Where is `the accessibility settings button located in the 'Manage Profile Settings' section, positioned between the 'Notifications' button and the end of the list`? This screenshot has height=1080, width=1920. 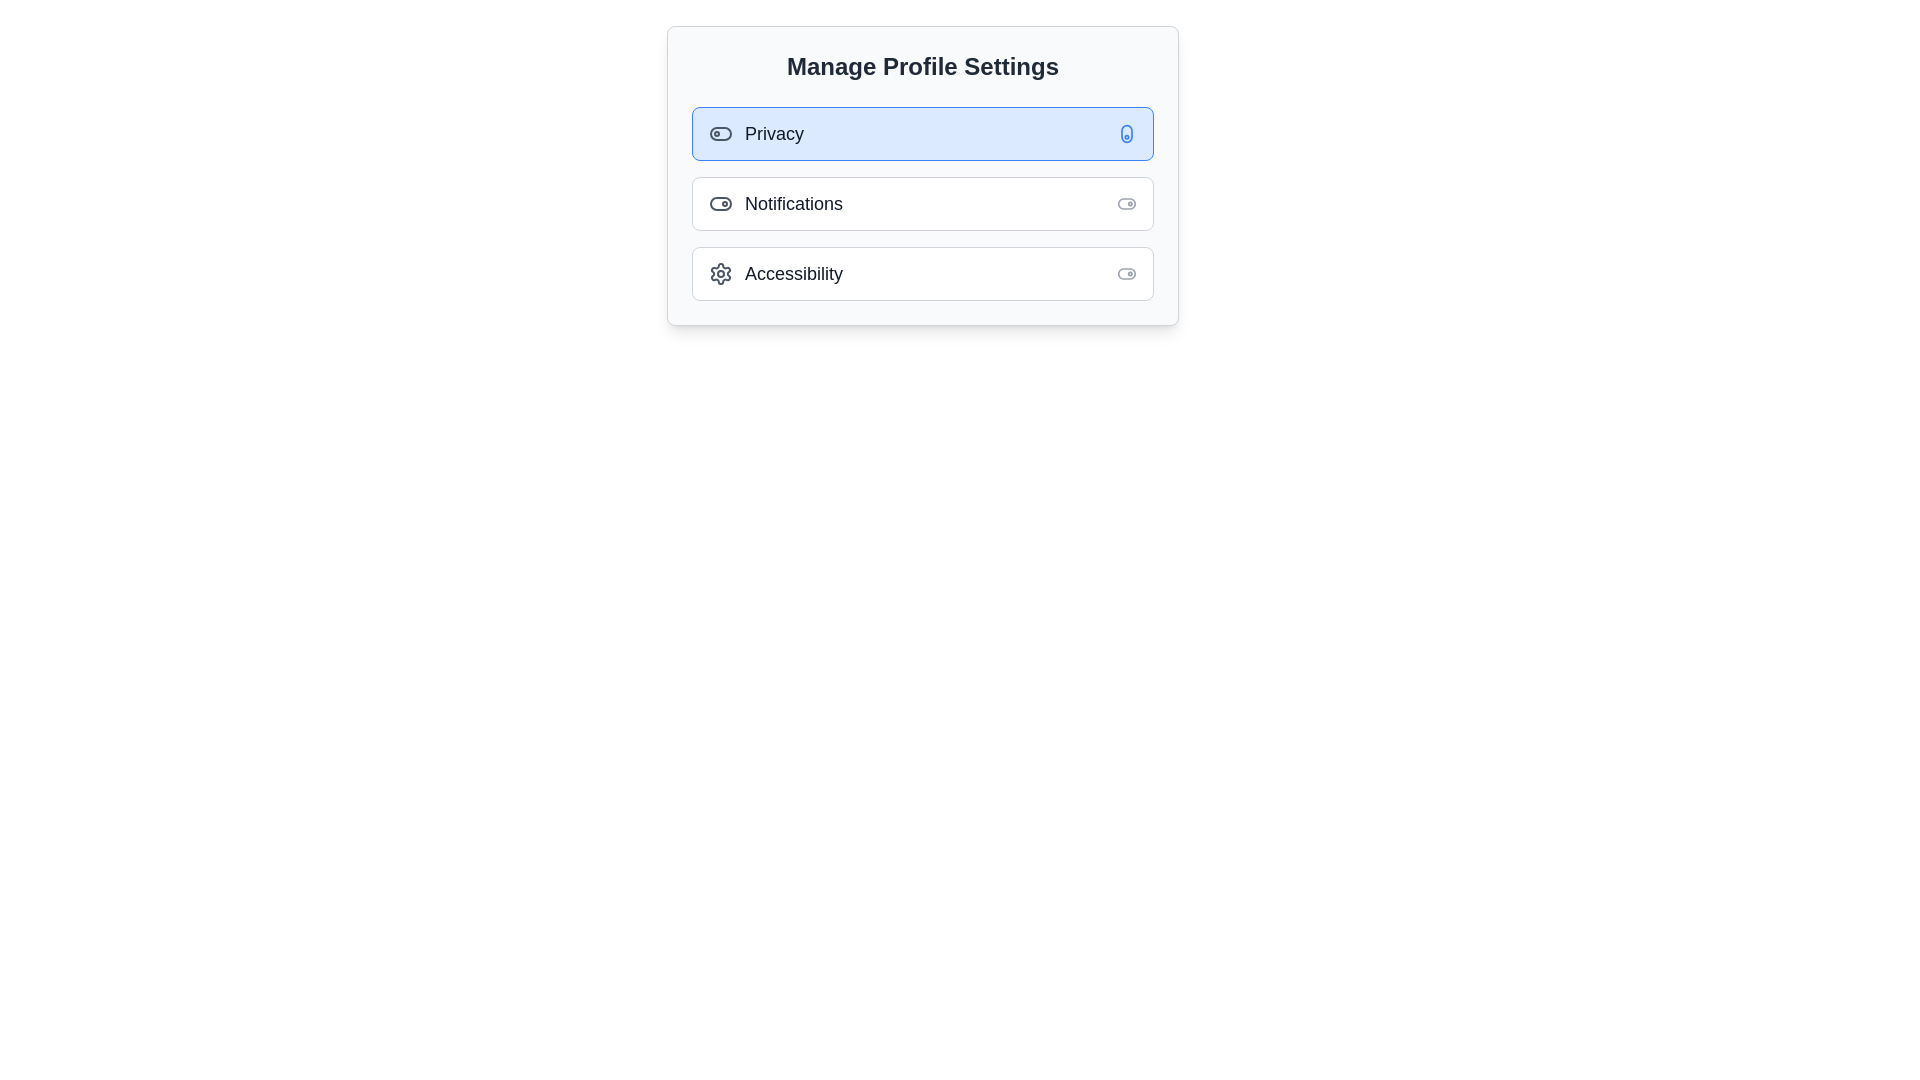
the accessibility settings button located in the 'Manage Profile Settings' section, positioned between the 'Notifications' button and the end of the list is located at coordinates (921, 273).